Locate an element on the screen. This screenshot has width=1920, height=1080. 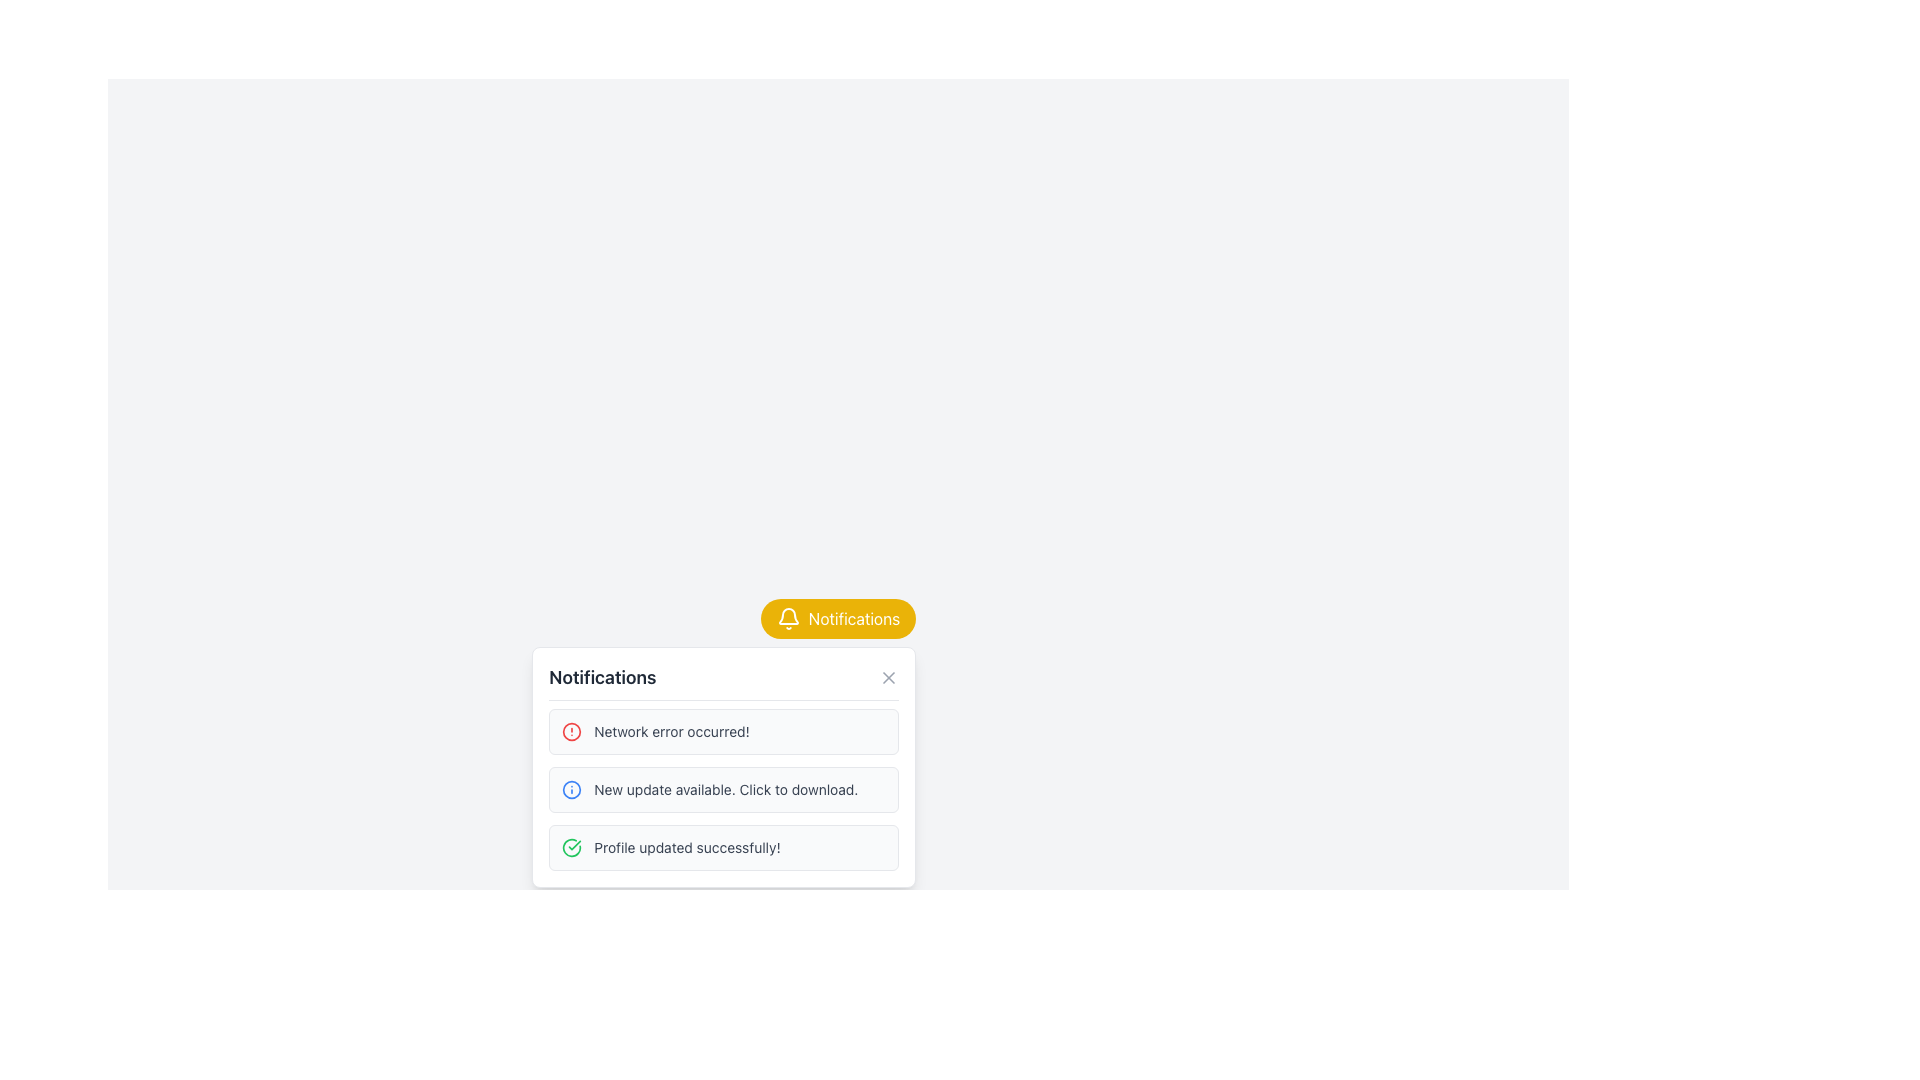
the third notification item in the Notifications dialog to interact with it, which indicates a successful profile update is located at coordinates (723, 848).